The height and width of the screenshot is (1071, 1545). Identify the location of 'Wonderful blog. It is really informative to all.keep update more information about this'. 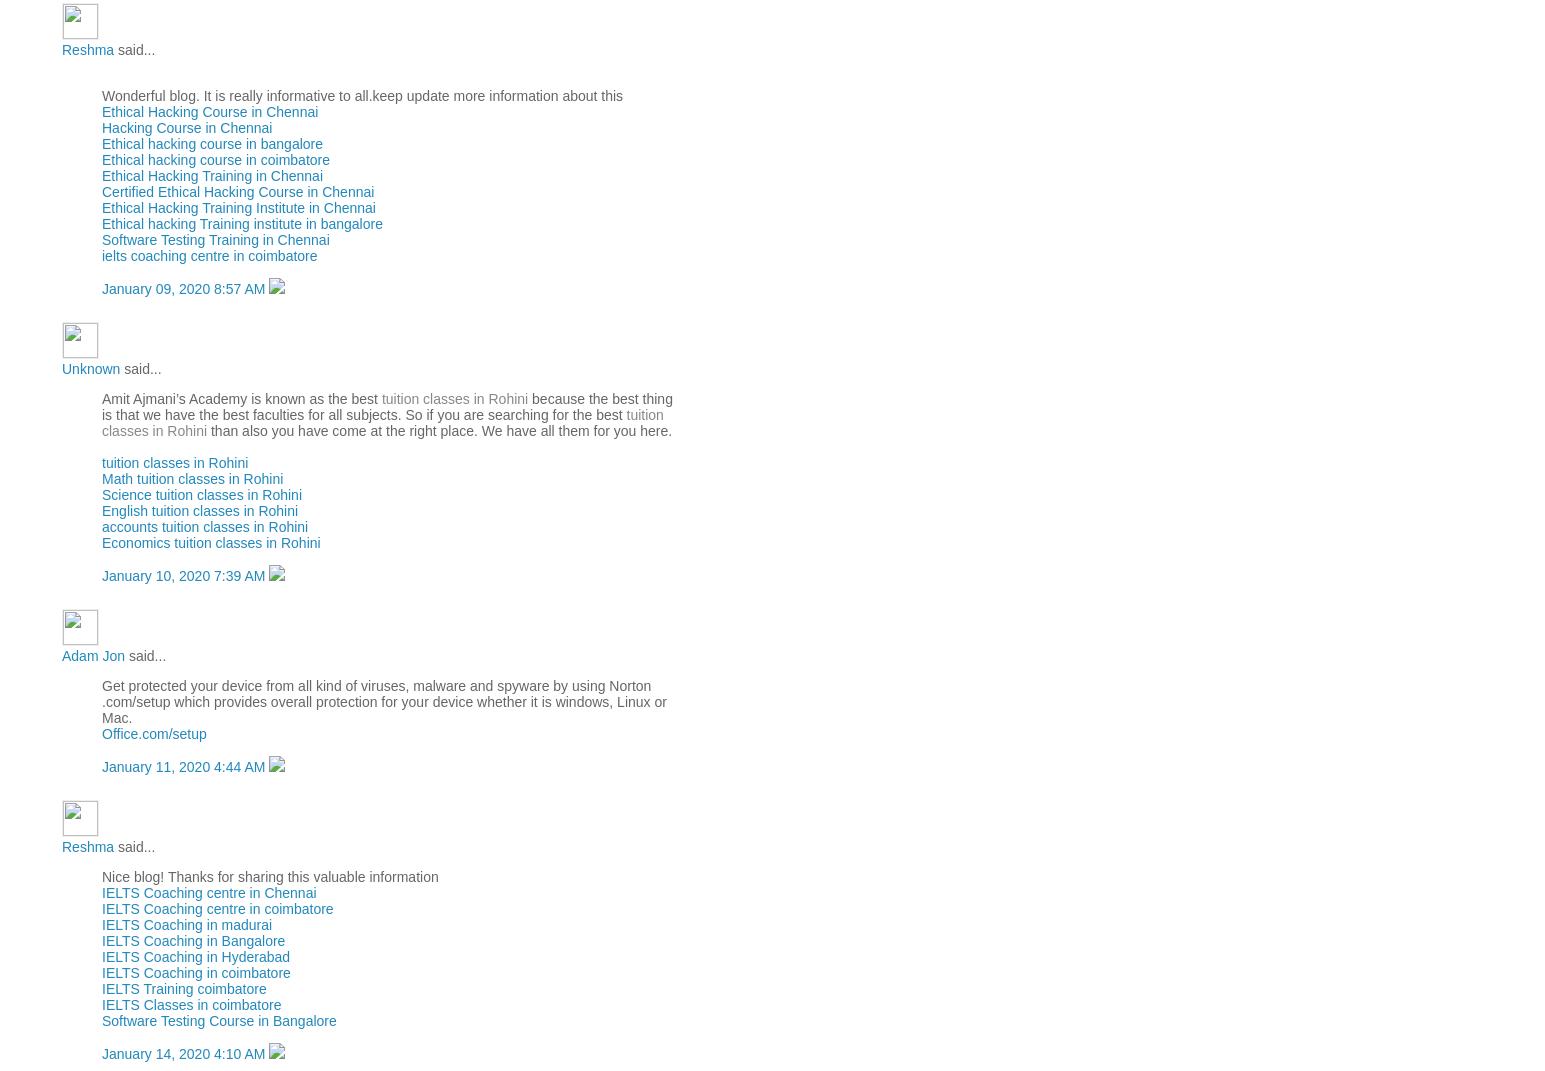
(361, 95).